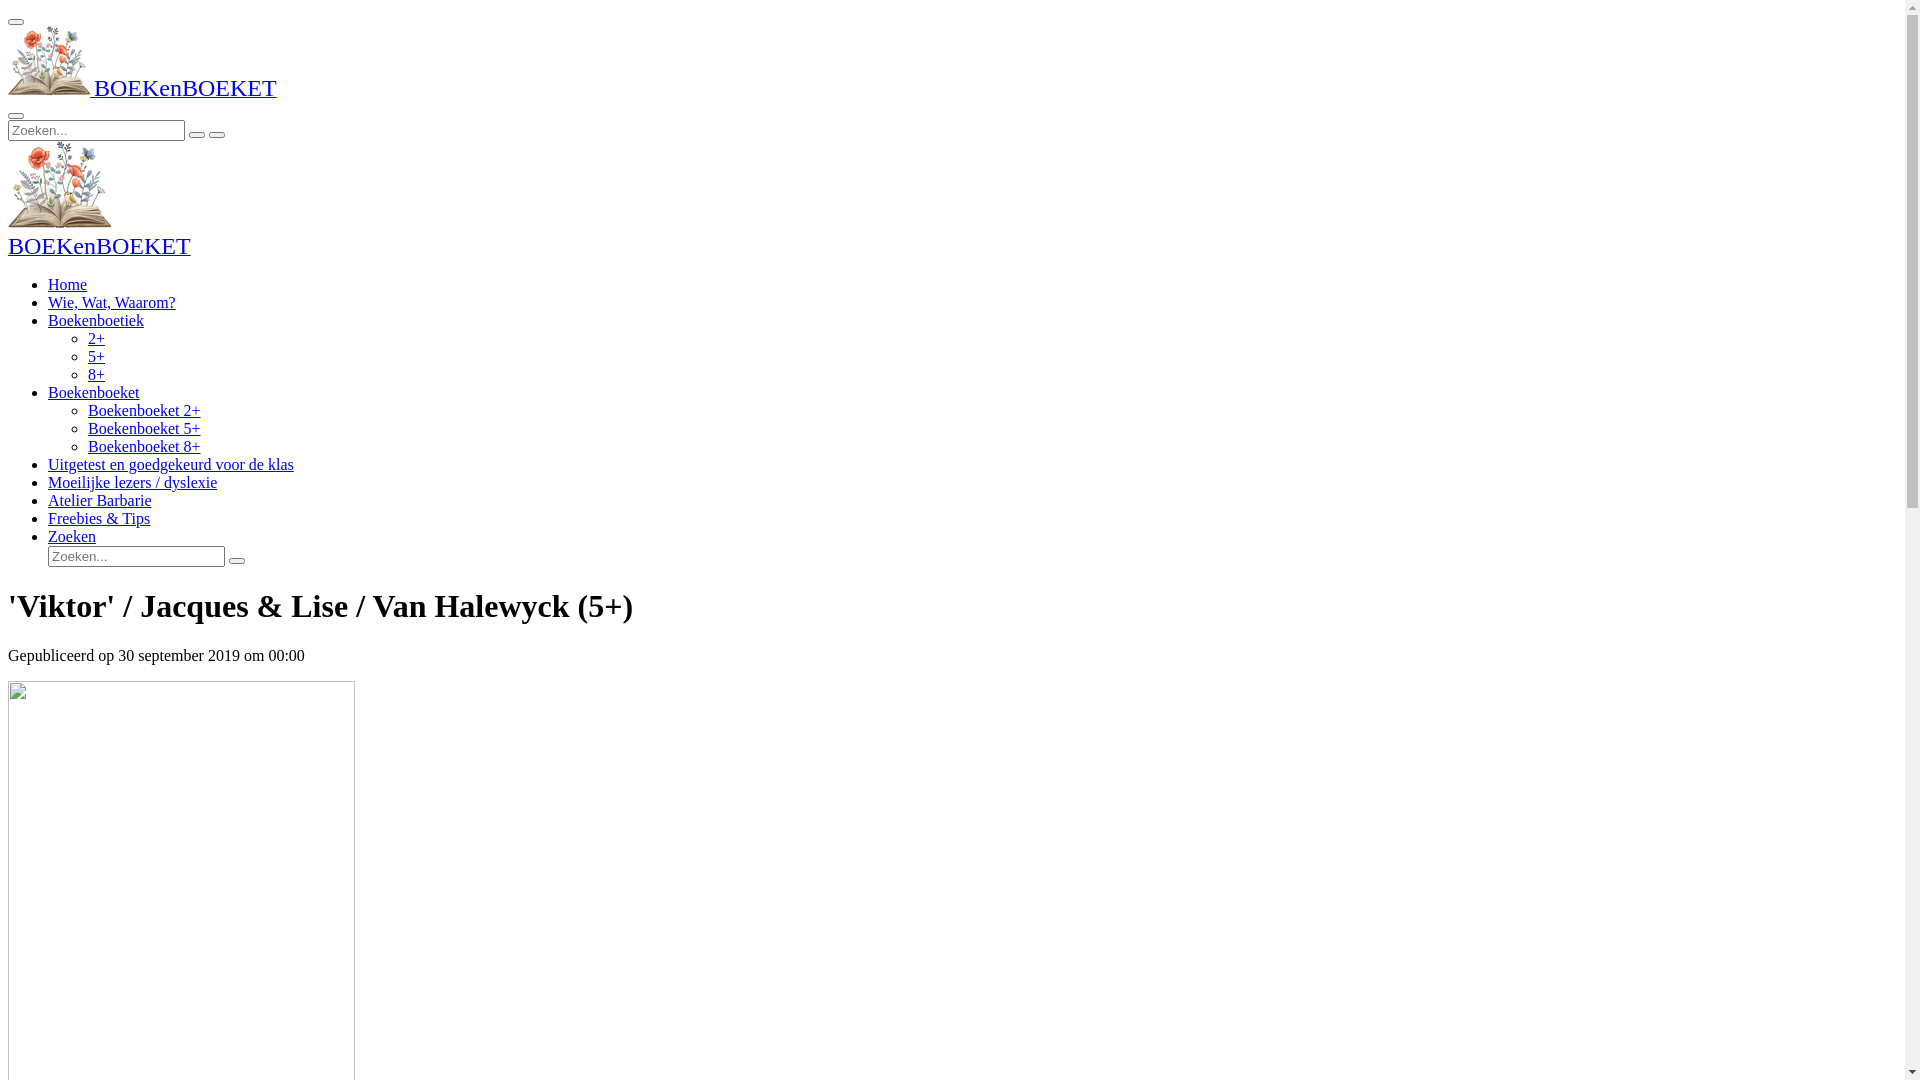  What do you see at coordinates (99, 499) in the screenshot?
I see `'Atelier Barbarie'` at bounding box center [99, 499].